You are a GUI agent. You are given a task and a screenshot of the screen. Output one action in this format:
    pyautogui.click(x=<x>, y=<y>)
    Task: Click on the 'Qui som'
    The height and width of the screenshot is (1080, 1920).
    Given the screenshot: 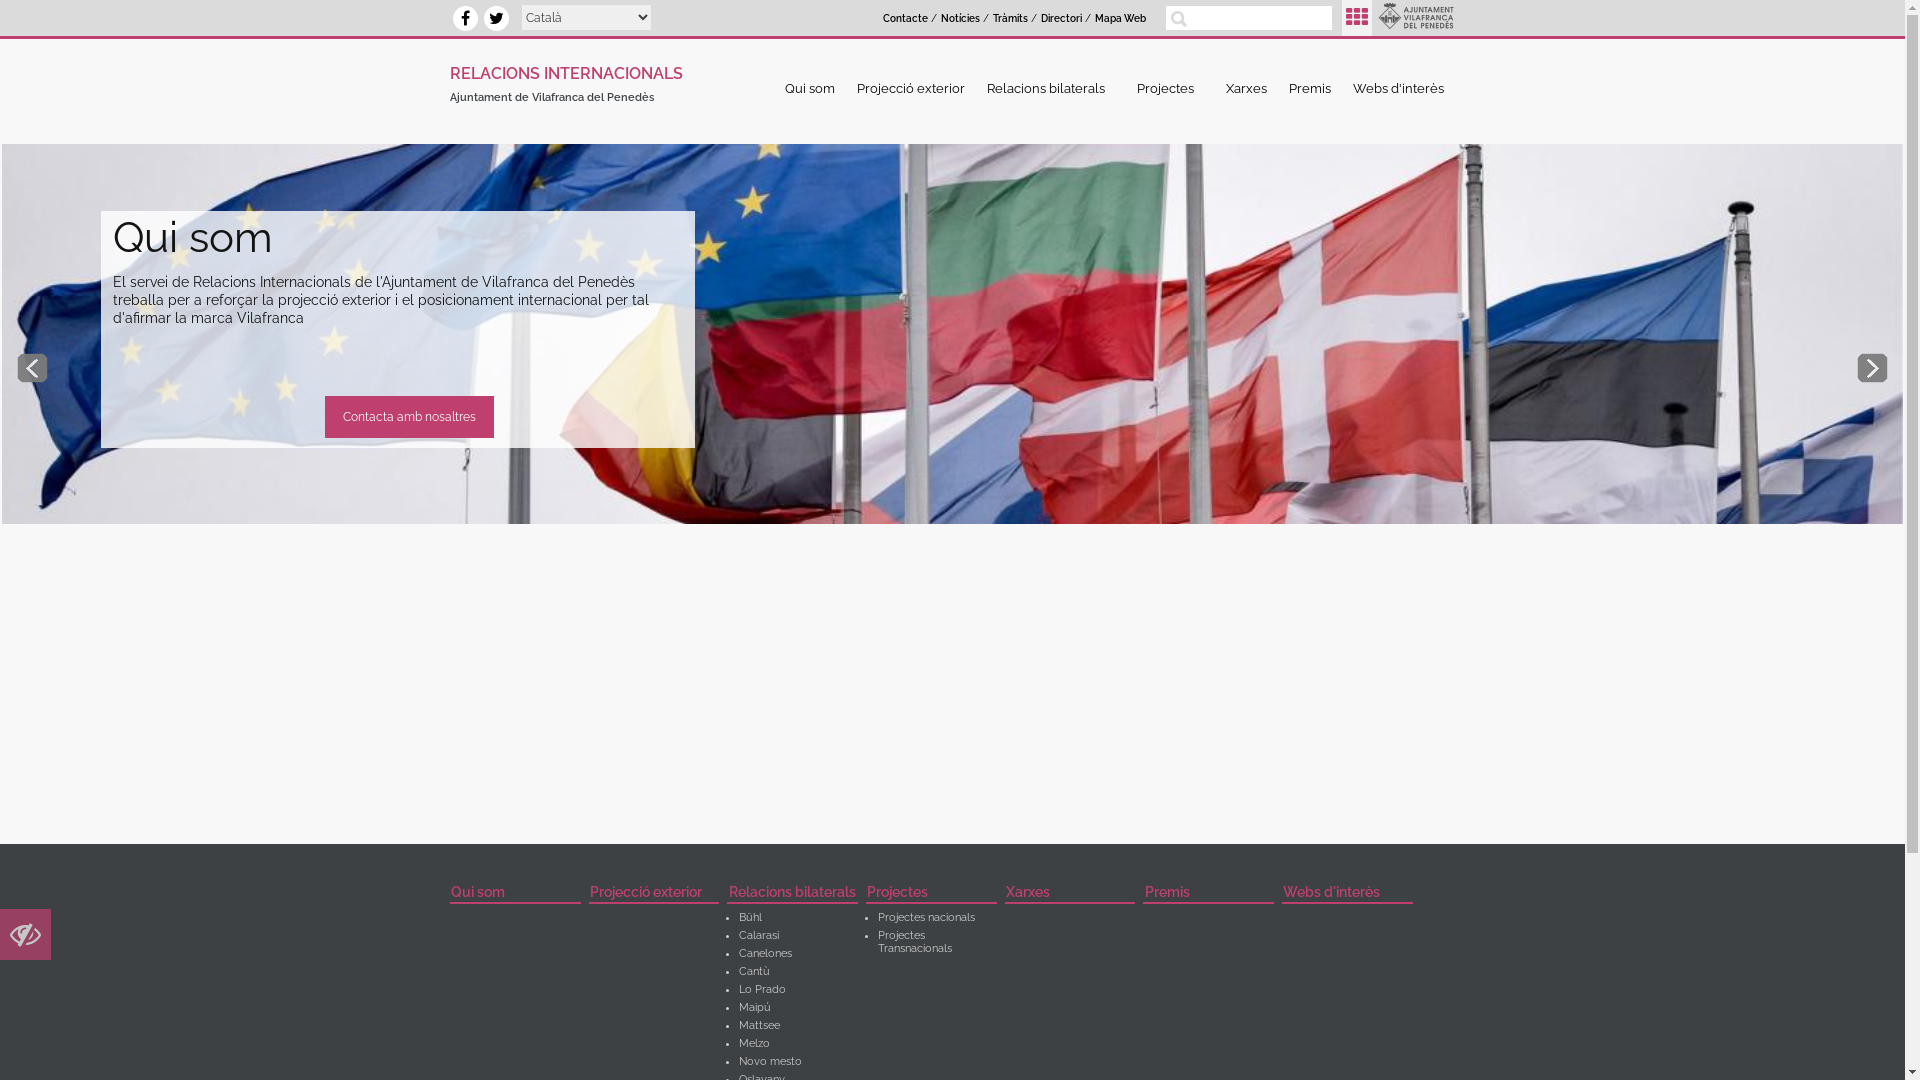 What is the action you would take?
    pyautogui.click(x=515, y=893)
    